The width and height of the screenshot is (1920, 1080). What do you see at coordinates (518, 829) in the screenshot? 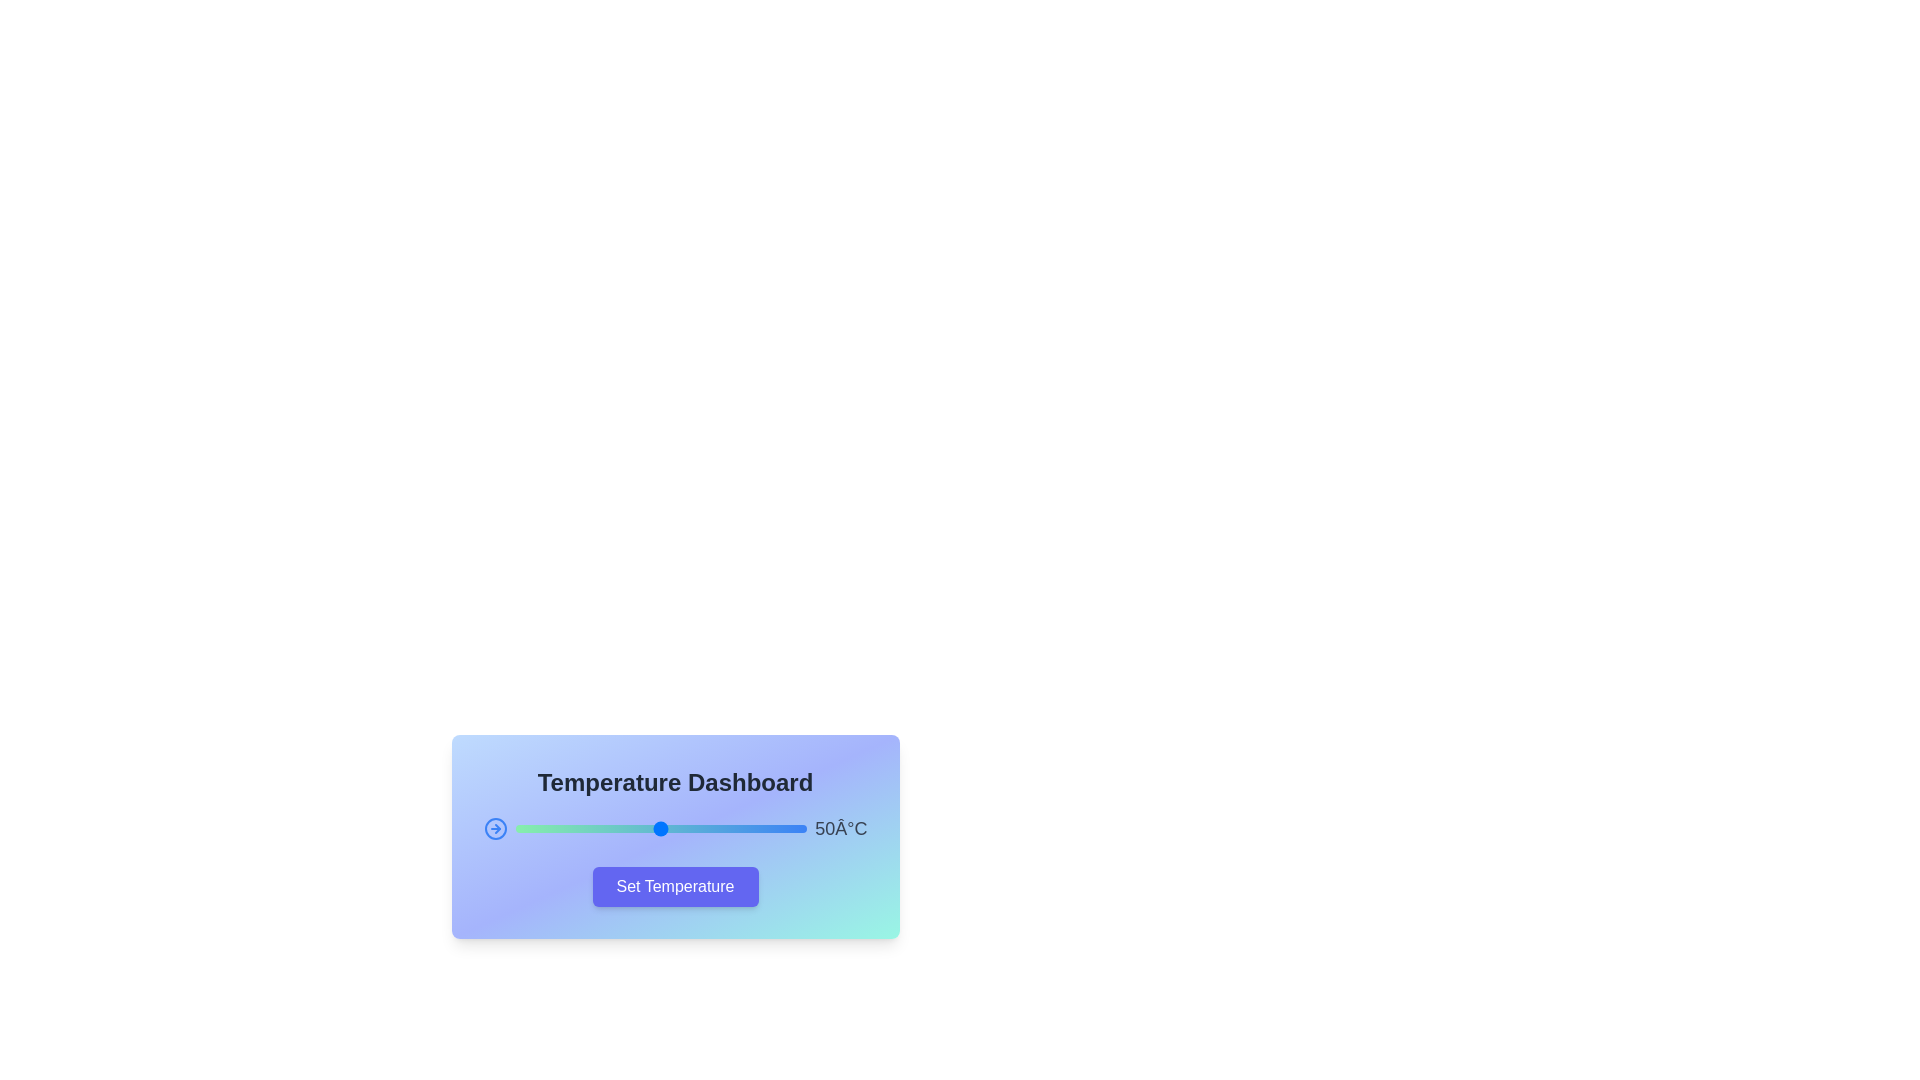
I see `the slider to set the temperature to 1°C` at bounding box center [518, 829].